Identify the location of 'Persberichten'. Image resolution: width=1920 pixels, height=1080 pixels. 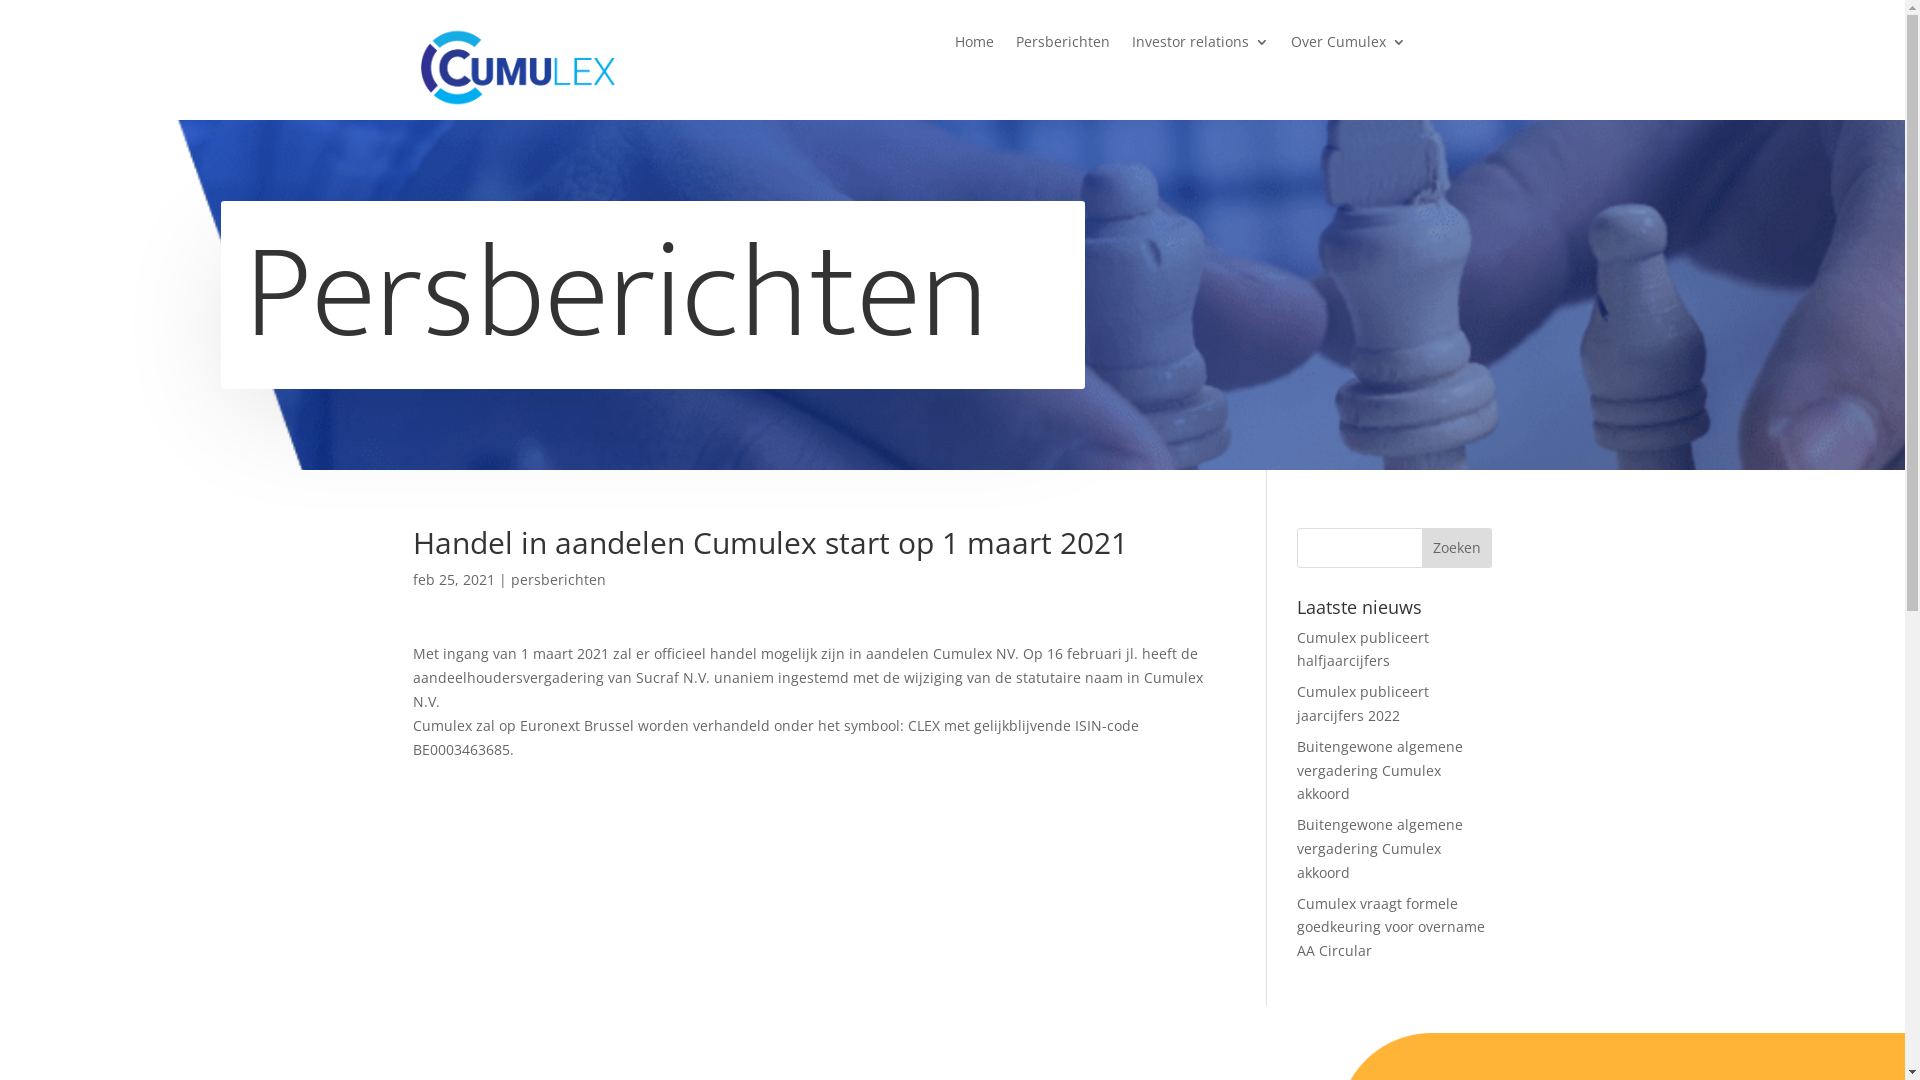
(1061, 45).